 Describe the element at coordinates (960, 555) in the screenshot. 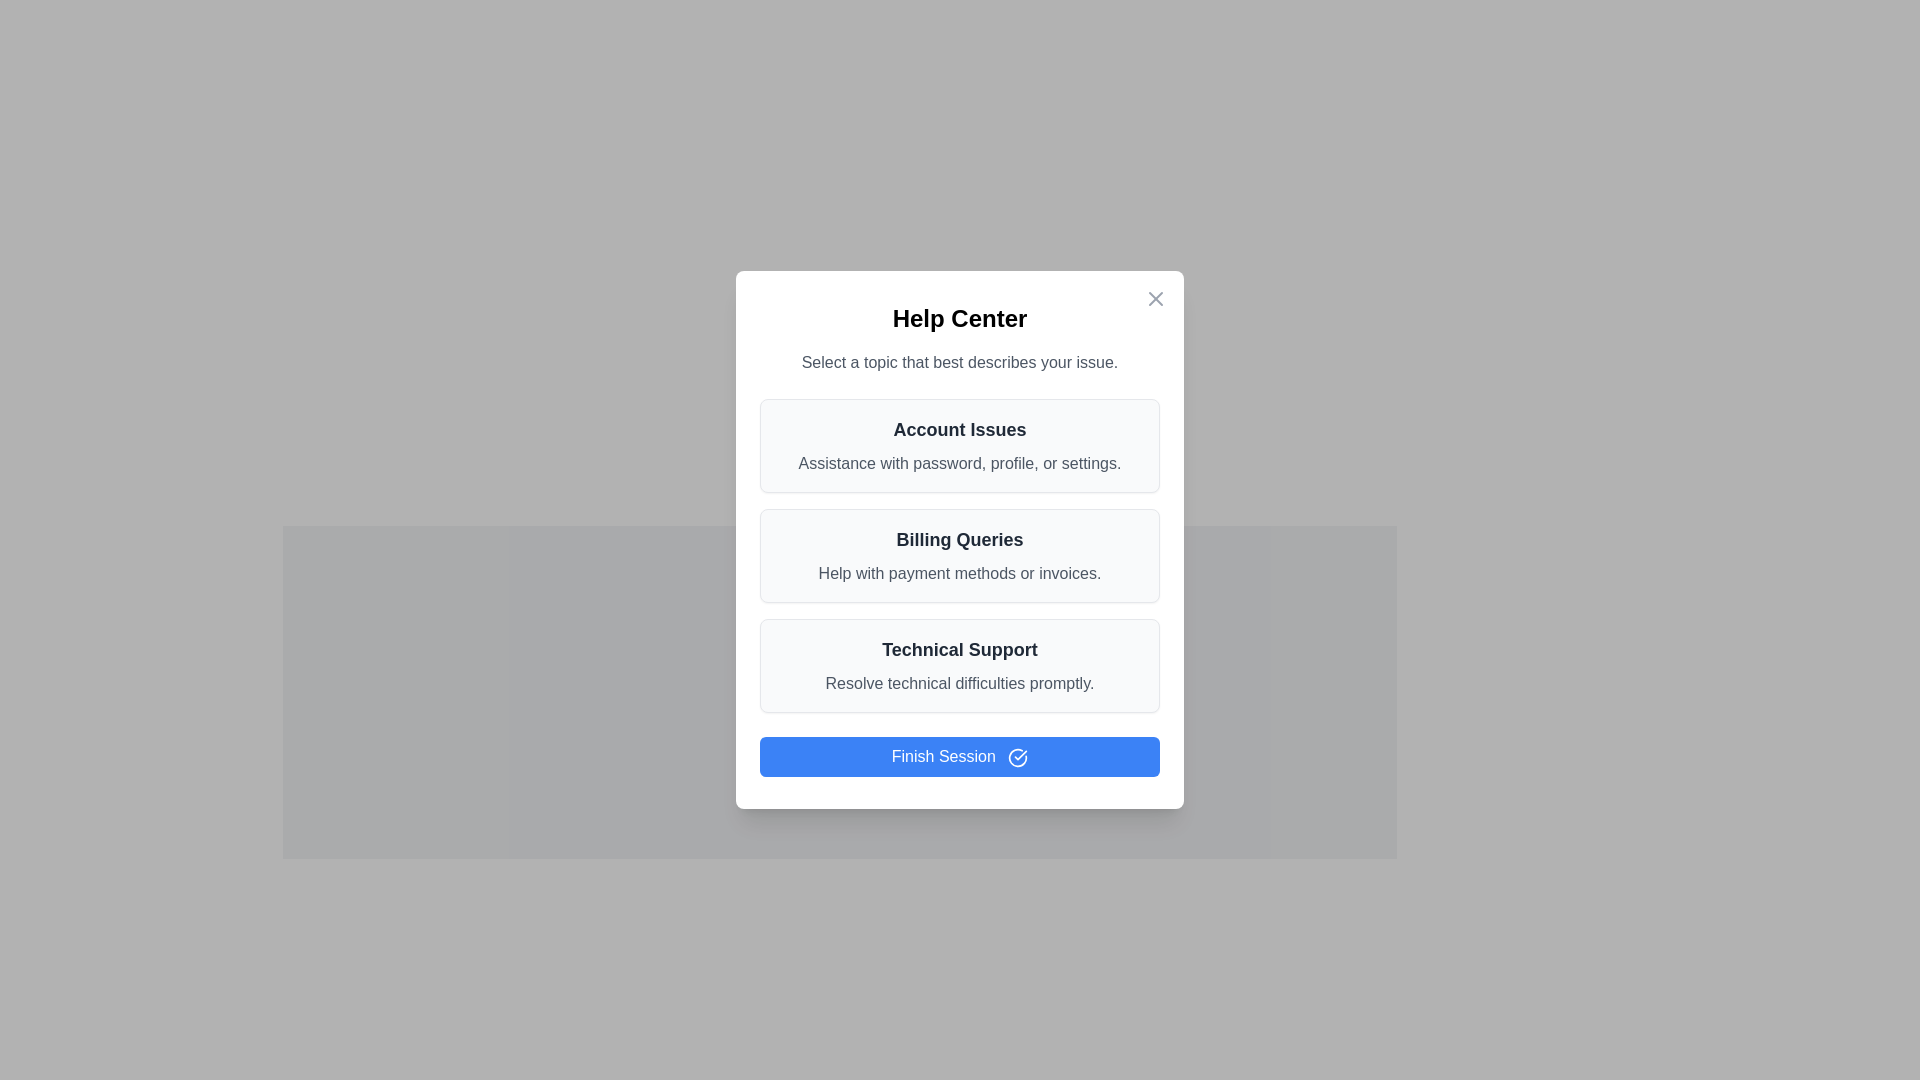

I see `the 'Billing Queries' card, which is a rectangular selectable card with a light gray background and rounded corners, located in the Help Center modal` at that location.